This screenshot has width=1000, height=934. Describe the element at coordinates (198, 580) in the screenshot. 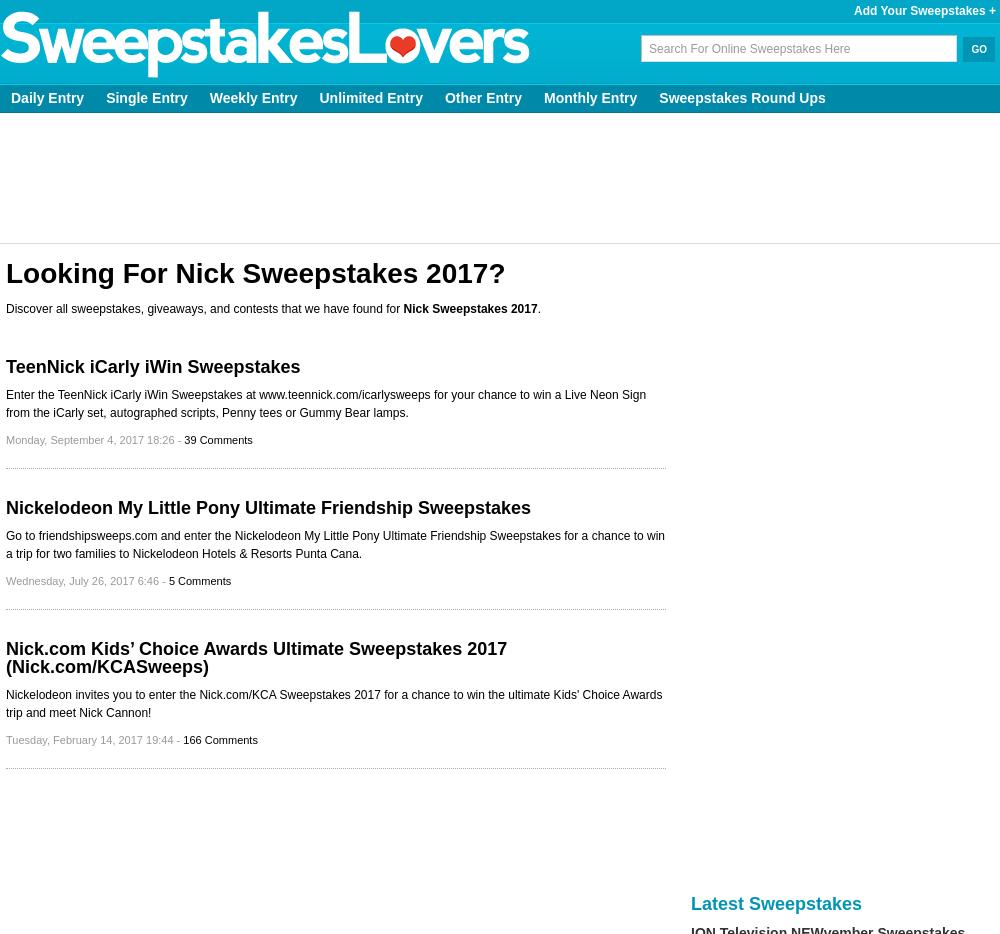

I see `'5 Comments'` at that location.